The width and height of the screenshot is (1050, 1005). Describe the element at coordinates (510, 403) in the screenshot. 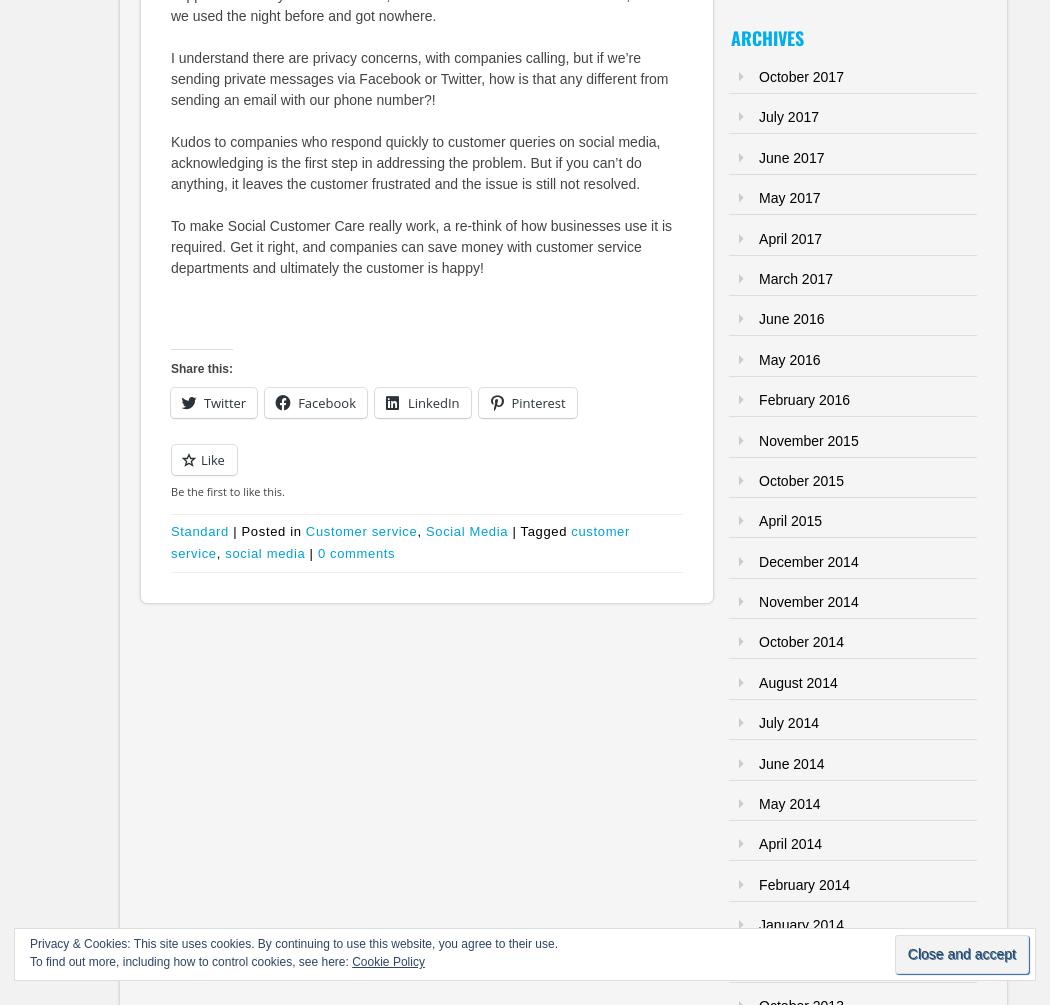

I see `'Pinterest'` at that location.